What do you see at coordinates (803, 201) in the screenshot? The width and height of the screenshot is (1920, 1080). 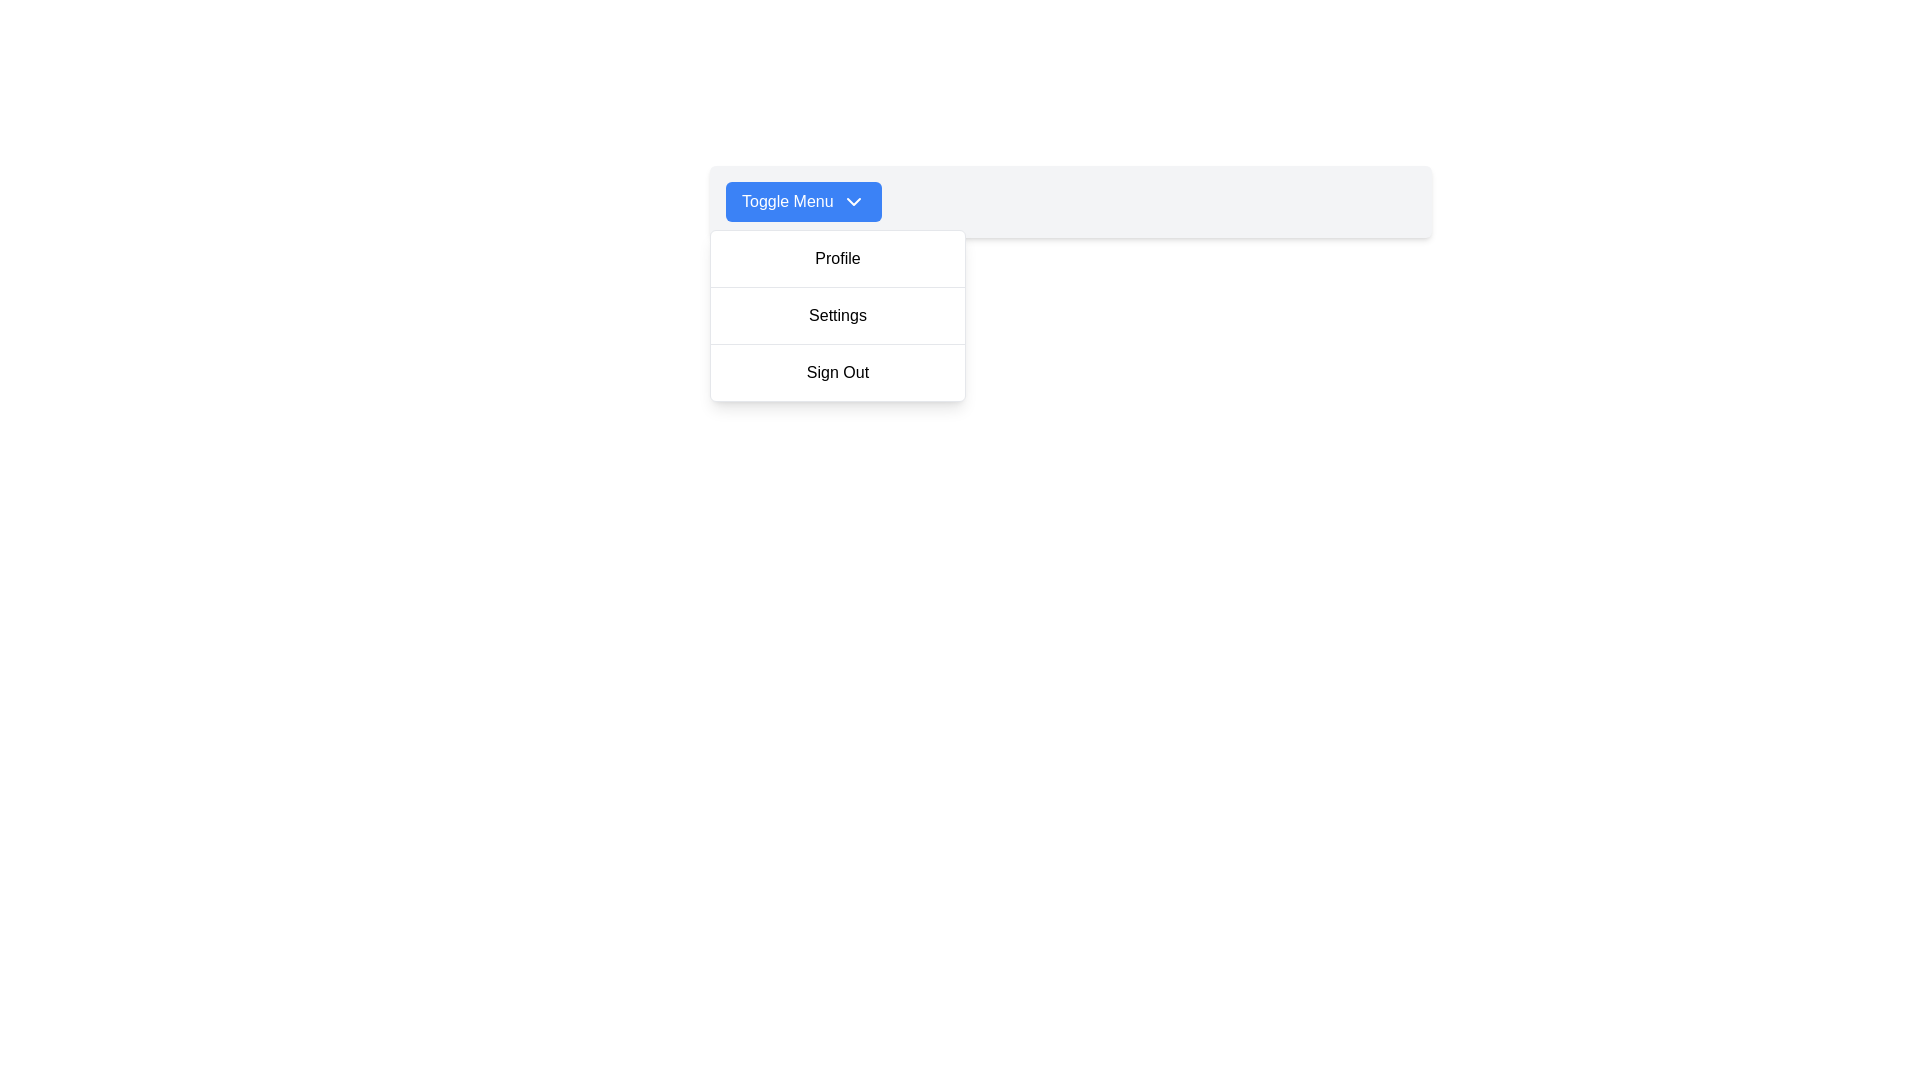 I see `the blue rectangular button labeled 'Toggle Menu'` at bounding box center [803, 201].